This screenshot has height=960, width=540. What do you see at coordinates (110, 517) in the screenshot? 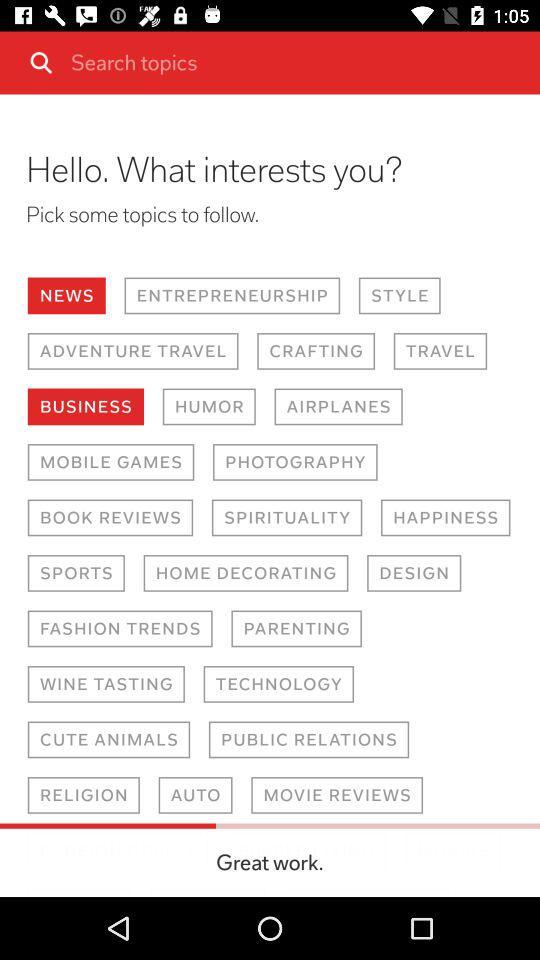
I see `button below the mobile games` at bounding box center [110, 517].